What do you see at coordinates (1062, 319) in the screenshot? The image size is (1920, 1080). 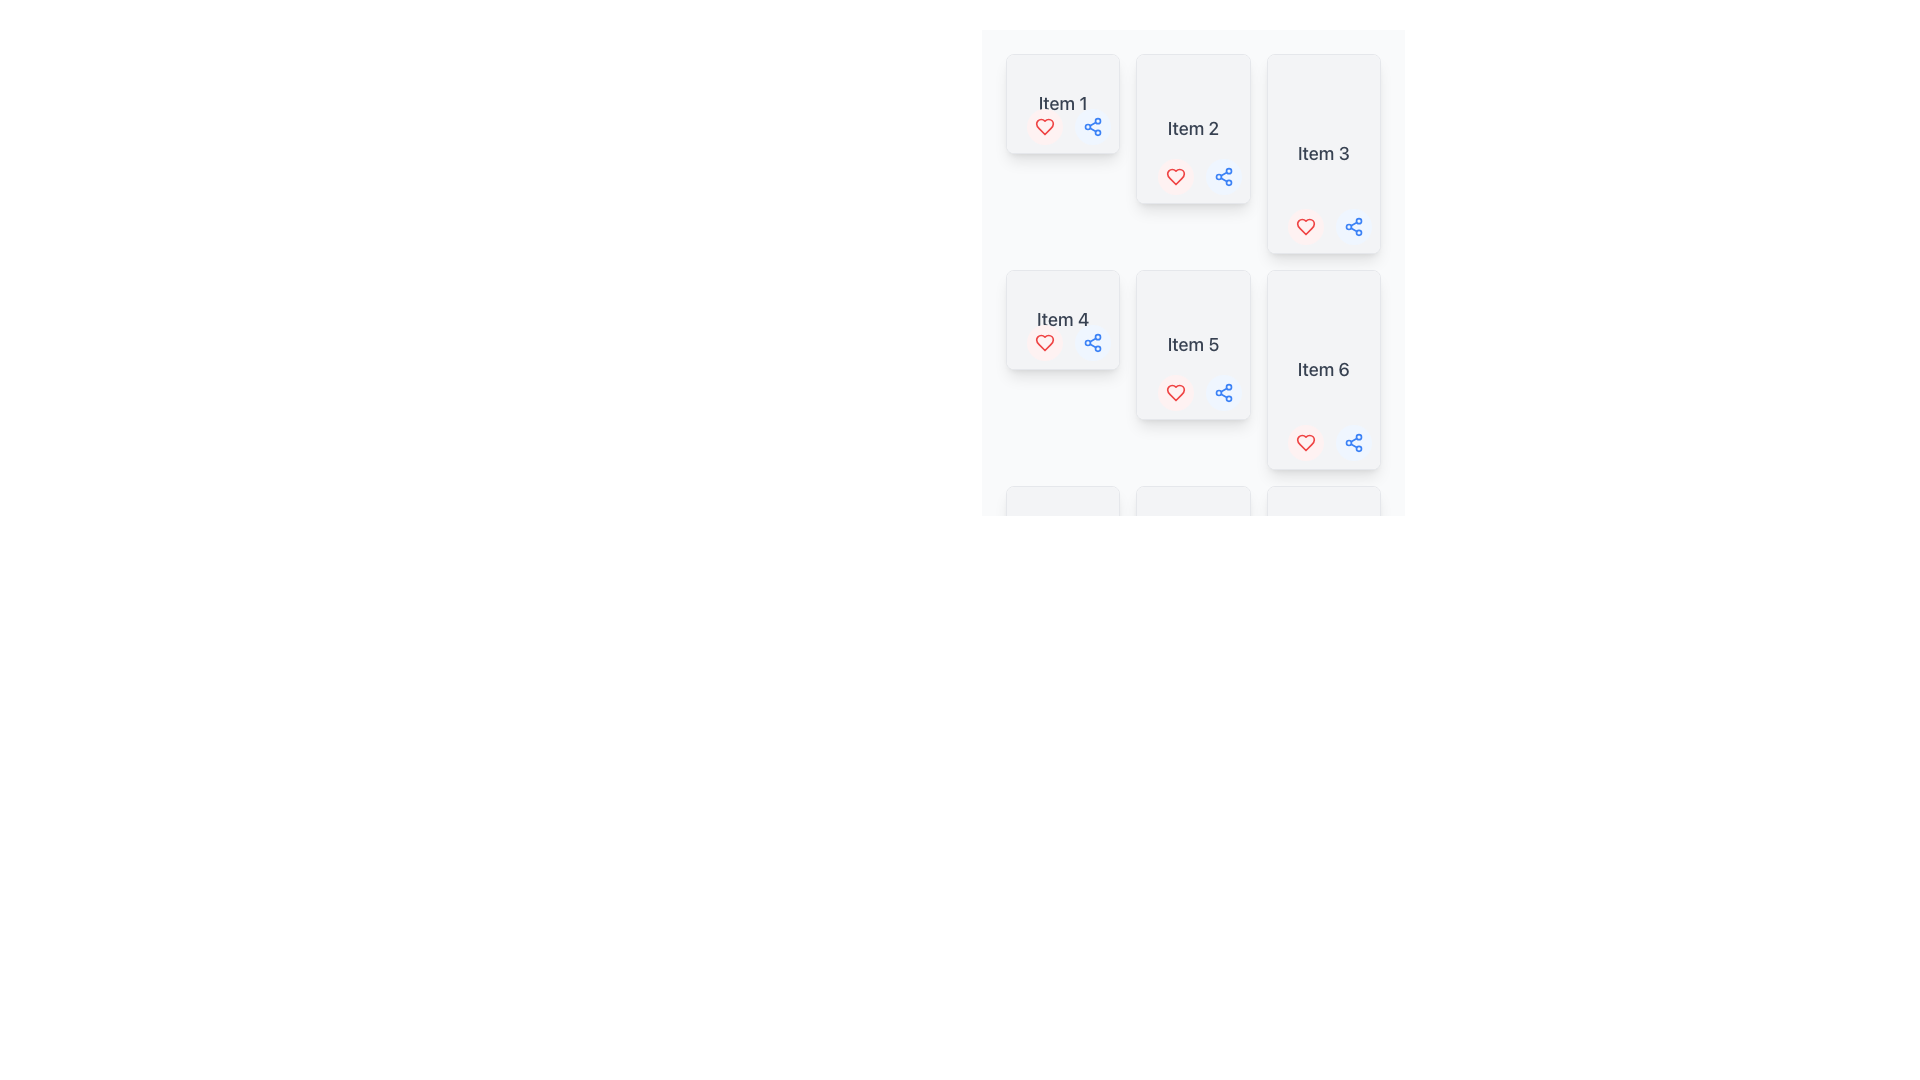 I see `text content of the Text Label displaying 'Item 4' in bold gray font, located in the second row and first column of the grid layout` at bounding box center [1062, 319].